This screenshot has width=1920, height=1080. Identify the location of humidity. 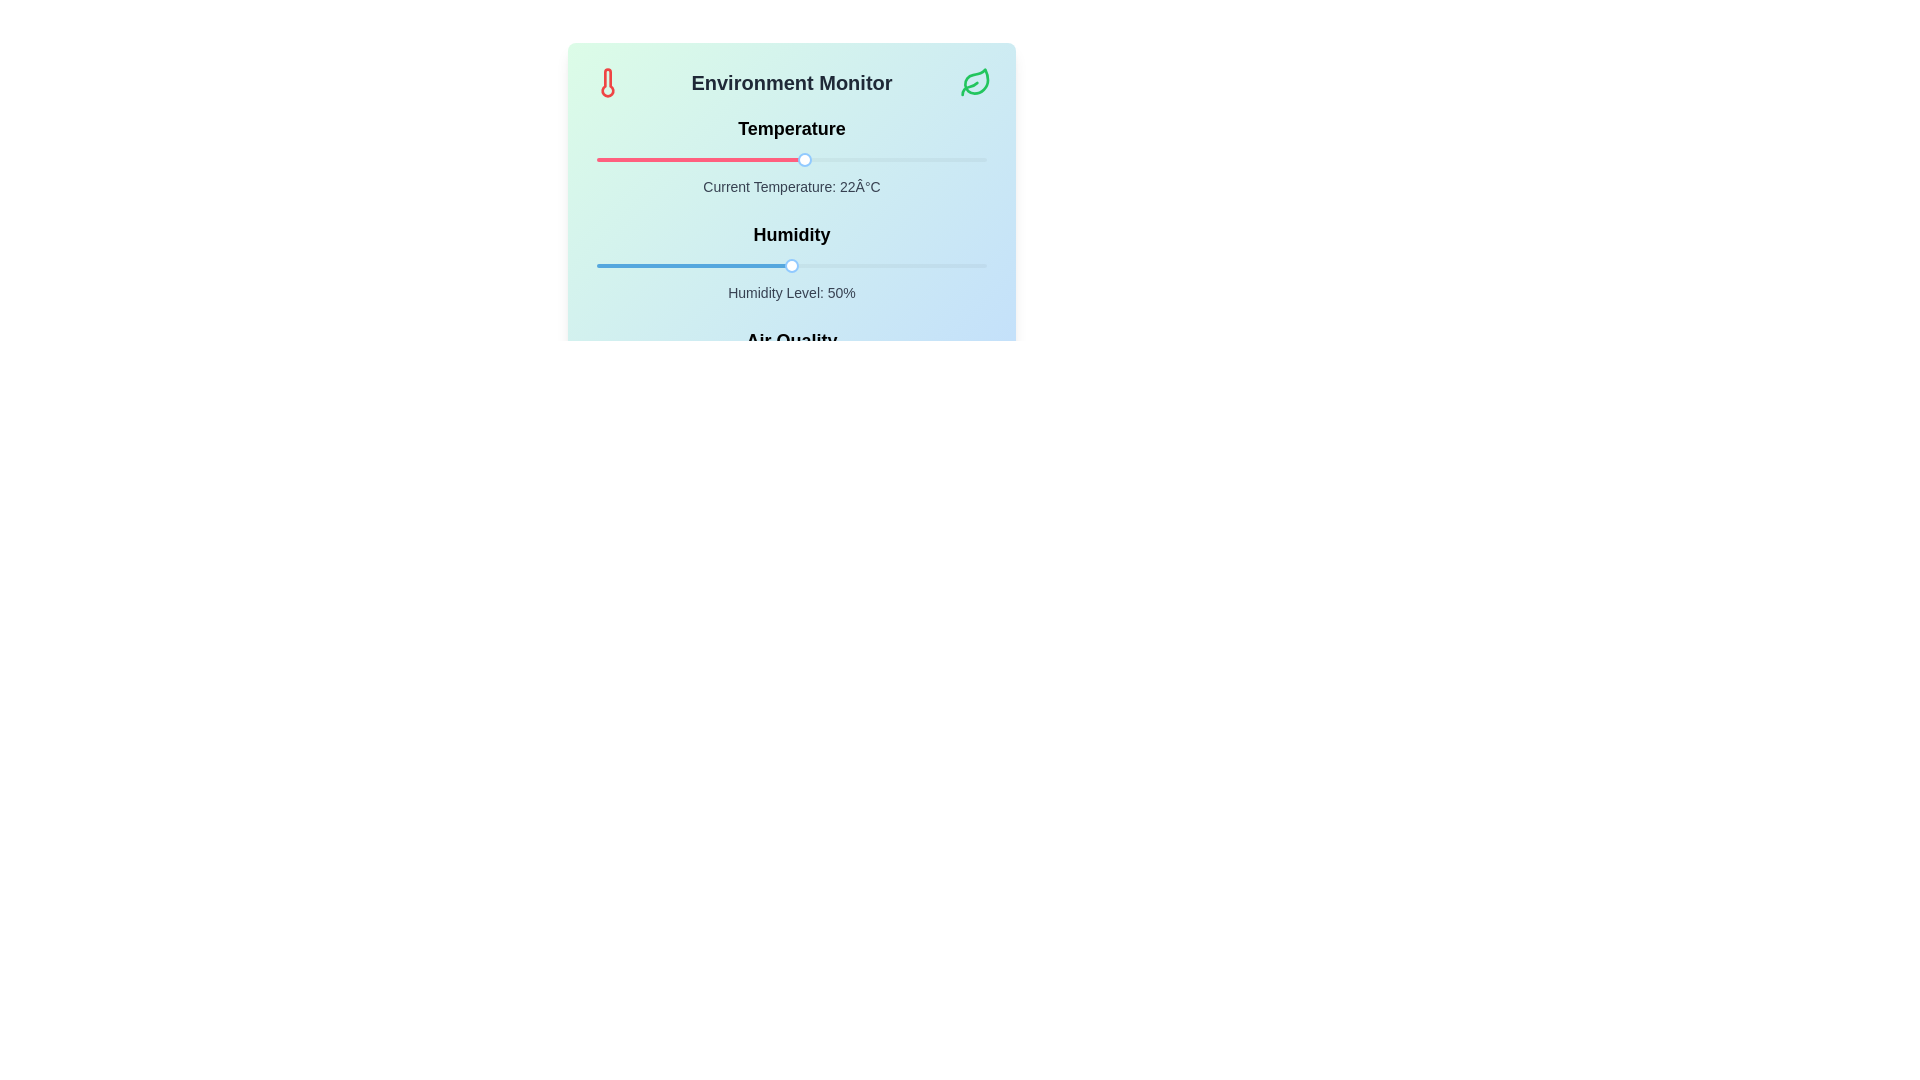
(862, 265).